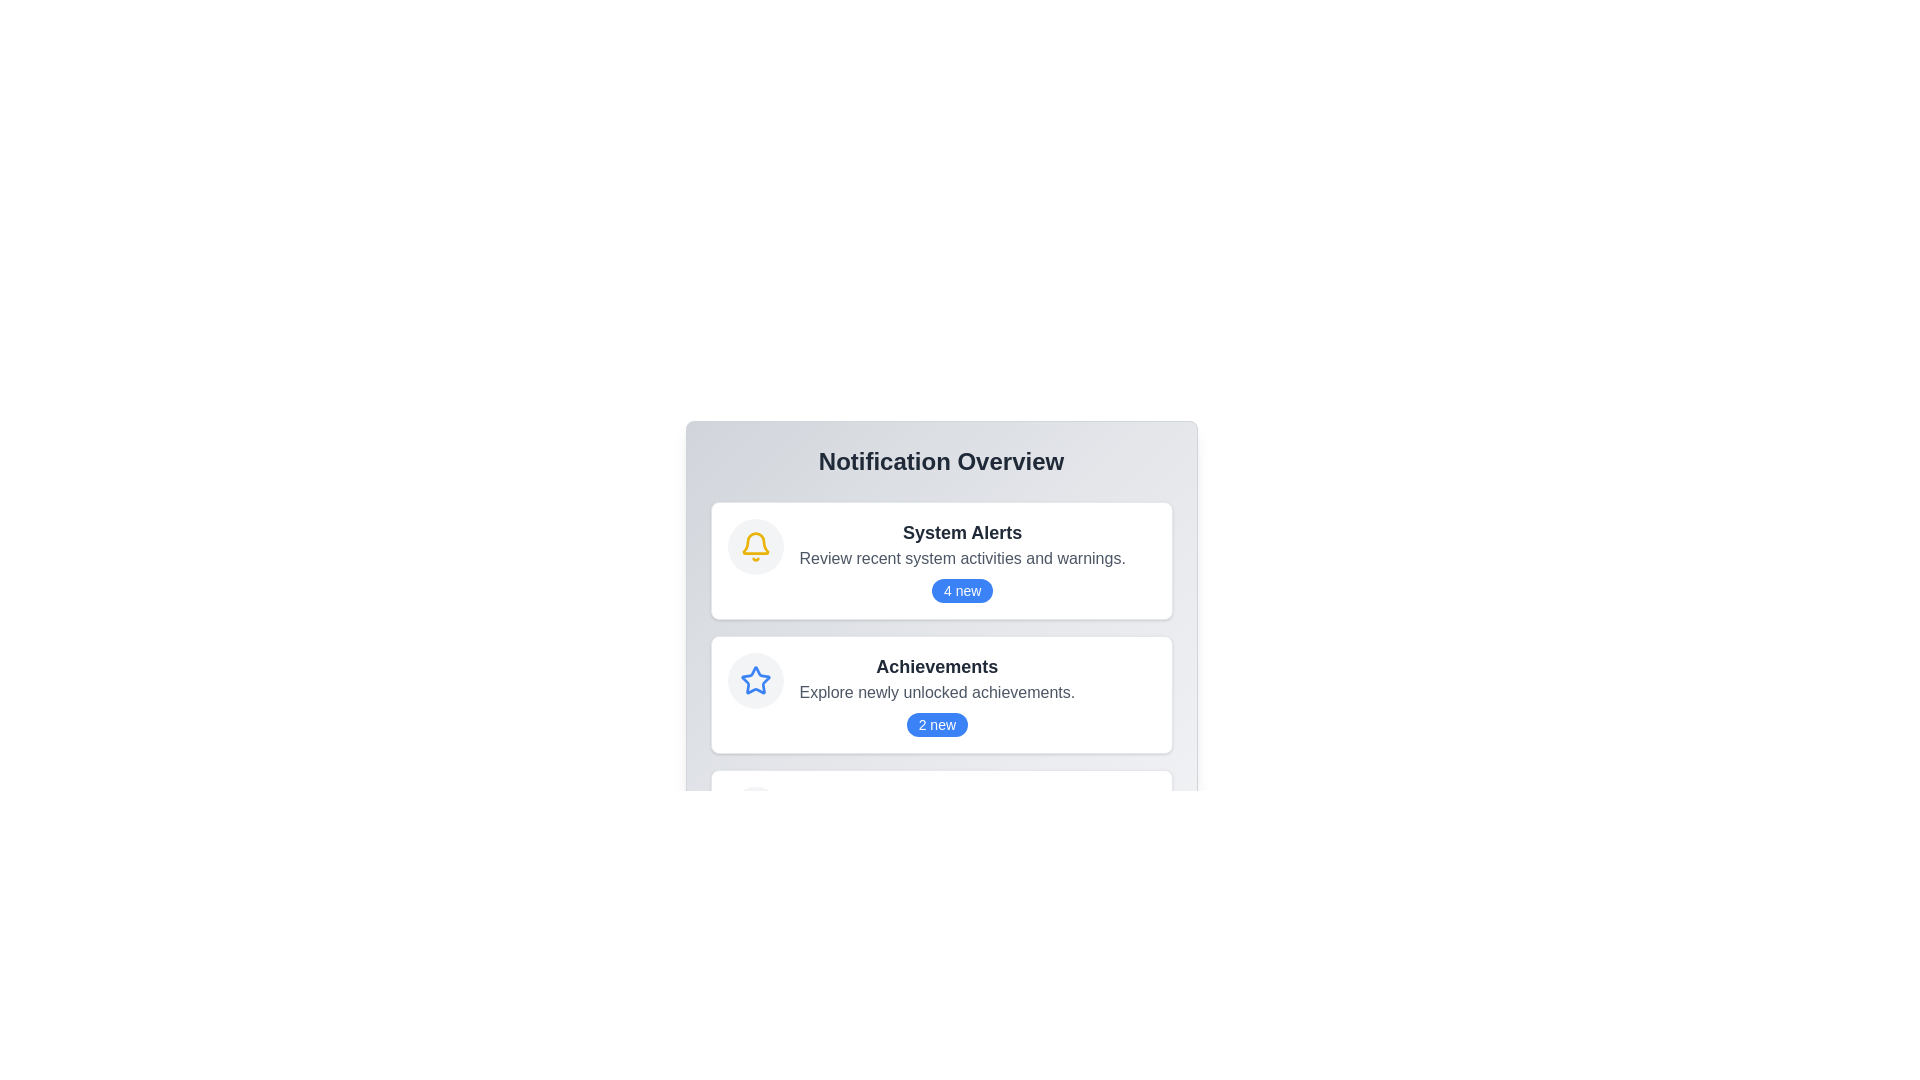  Describe the element at coordinates (936, 725) in the screenshot. I see `the Badge indicating '2 new' achievements located in the 'Achievements' section of the Notification Overview interface` at that location.